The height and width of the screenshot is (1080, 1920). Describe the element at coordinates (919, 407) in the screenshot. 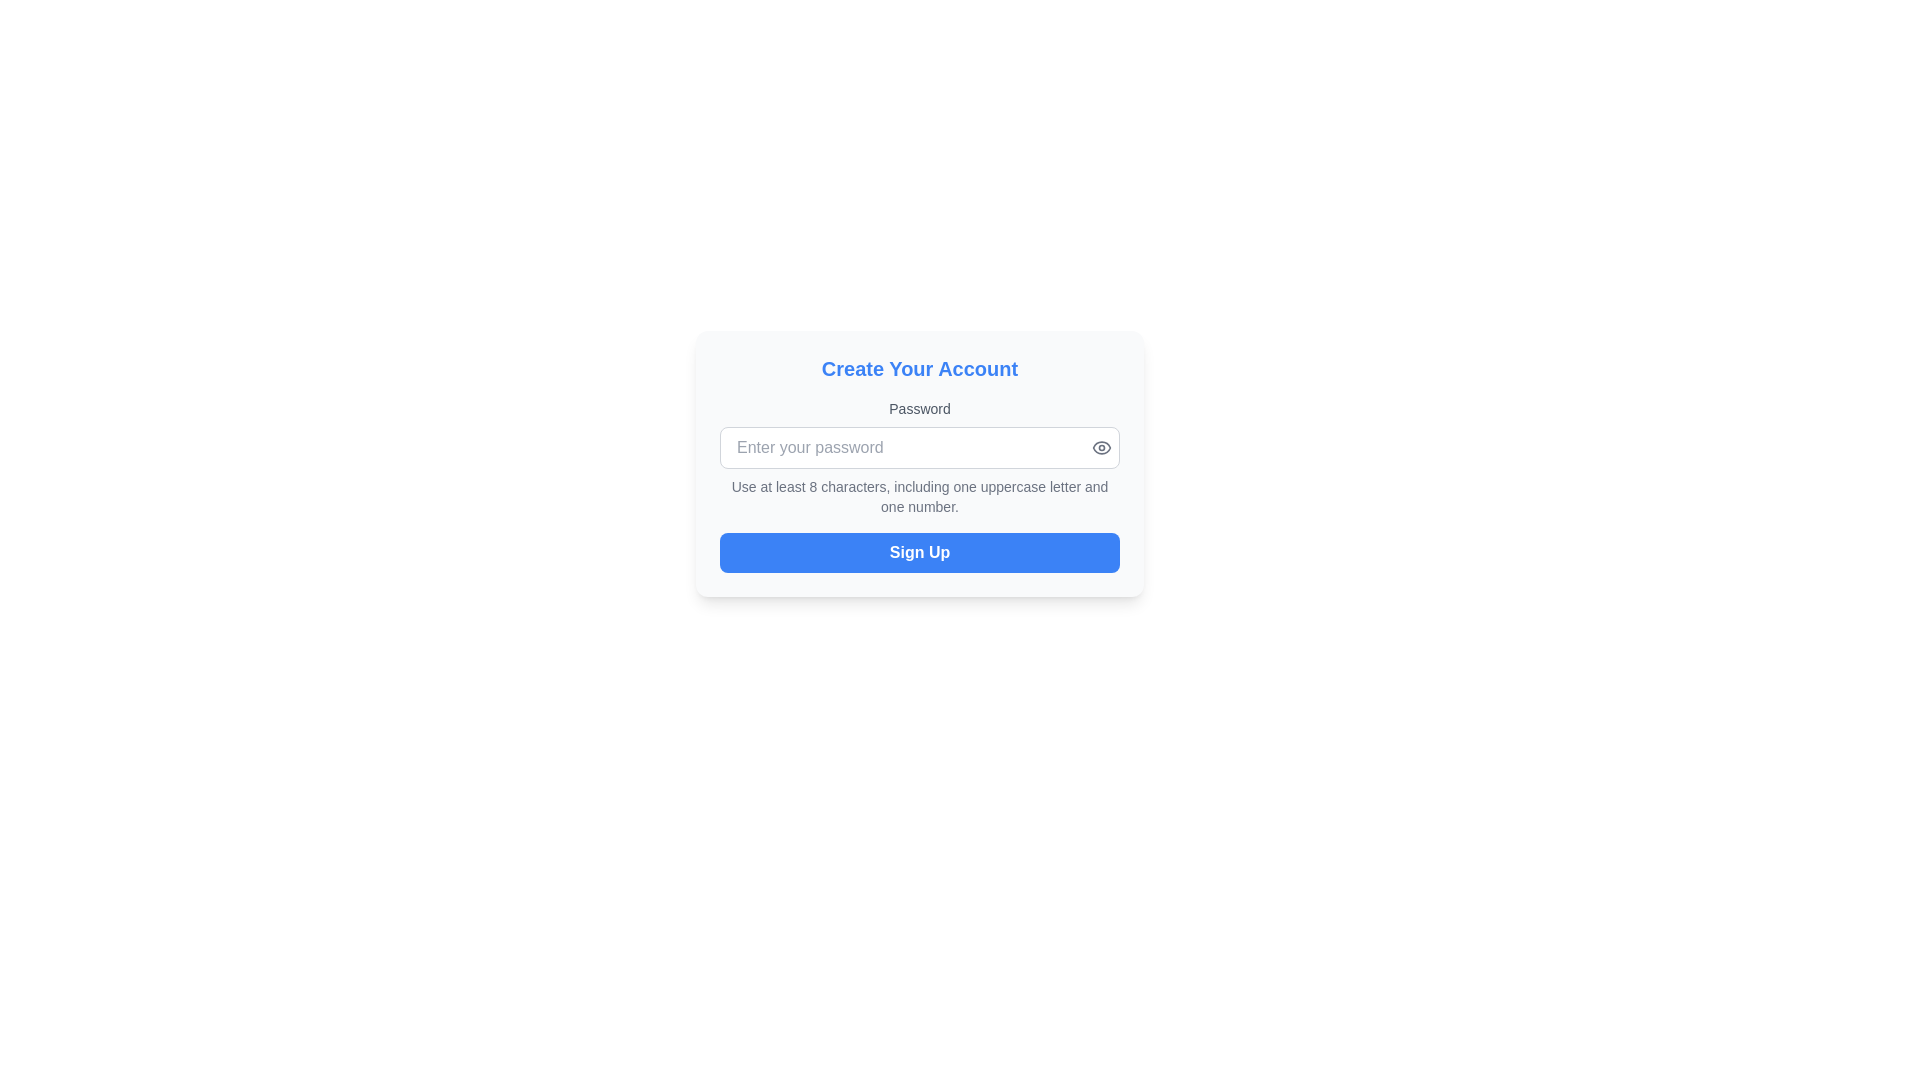

I see `the 'Password' text label, which is a small-sized gray font located below 'Create Your Account' and above the password input field` at that location.